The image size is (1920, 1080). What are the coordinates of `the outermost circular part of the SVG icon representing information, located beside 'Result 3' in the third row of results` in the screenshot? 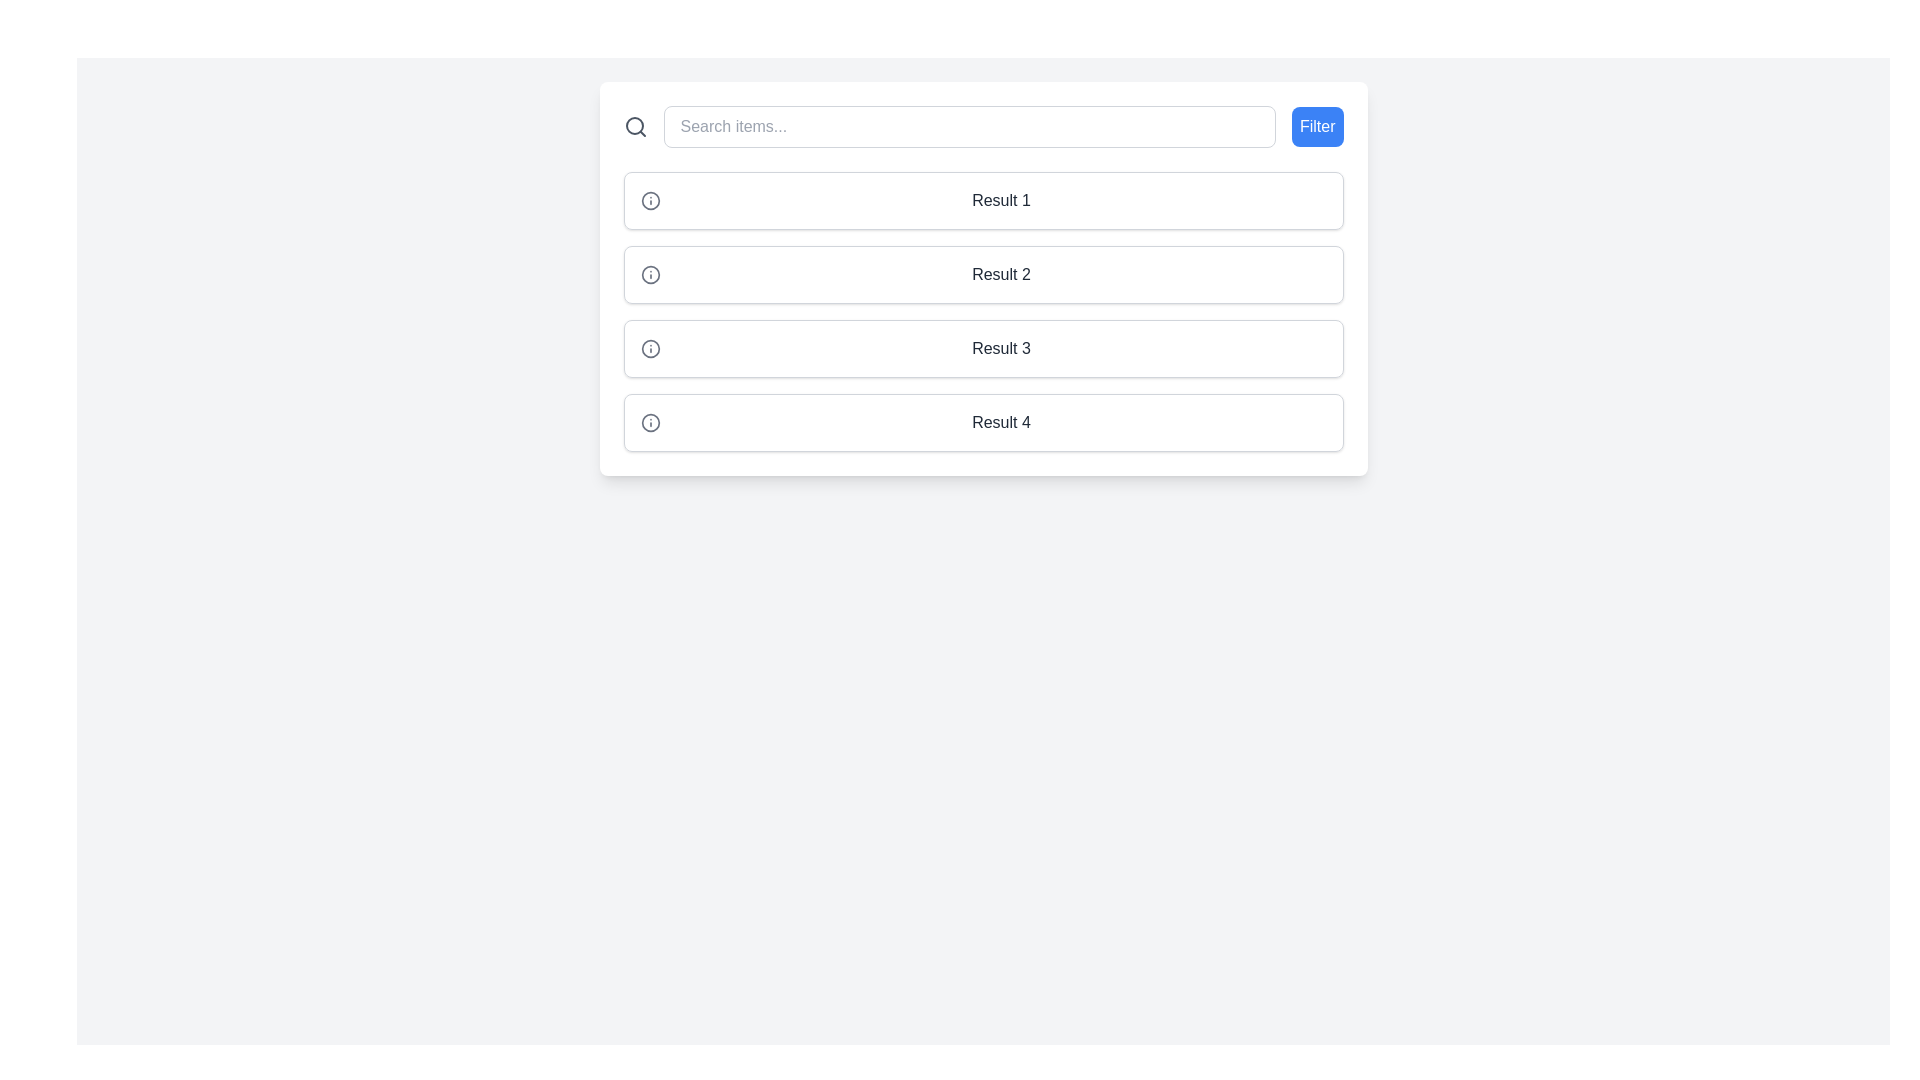 It's located at (650, 347).